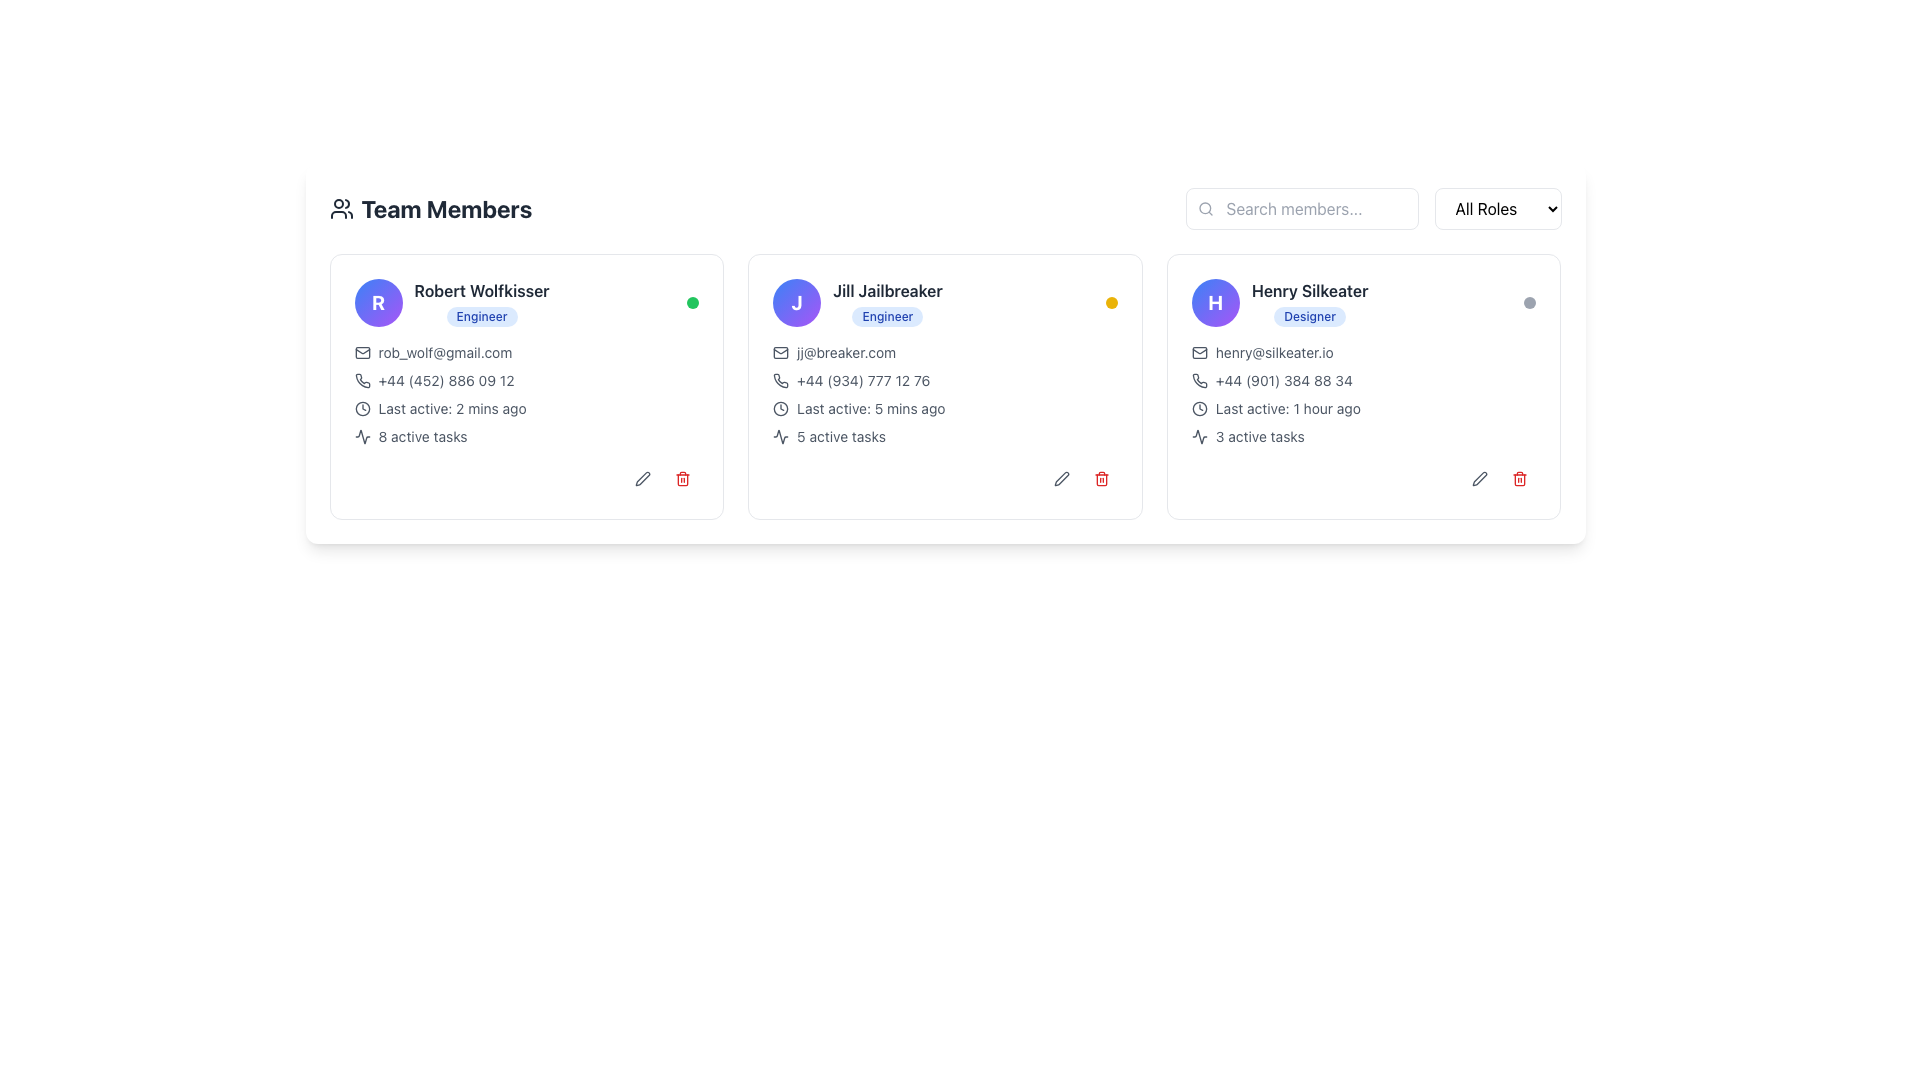 This screenshot has height=1080, width=1920. What do you see at coordinates (1310, 290) in the screenshot?
I see `on the text element displaying the name 'Henry Silkeater' at the top of the third user profile card` at bounding box center [1310, 290].